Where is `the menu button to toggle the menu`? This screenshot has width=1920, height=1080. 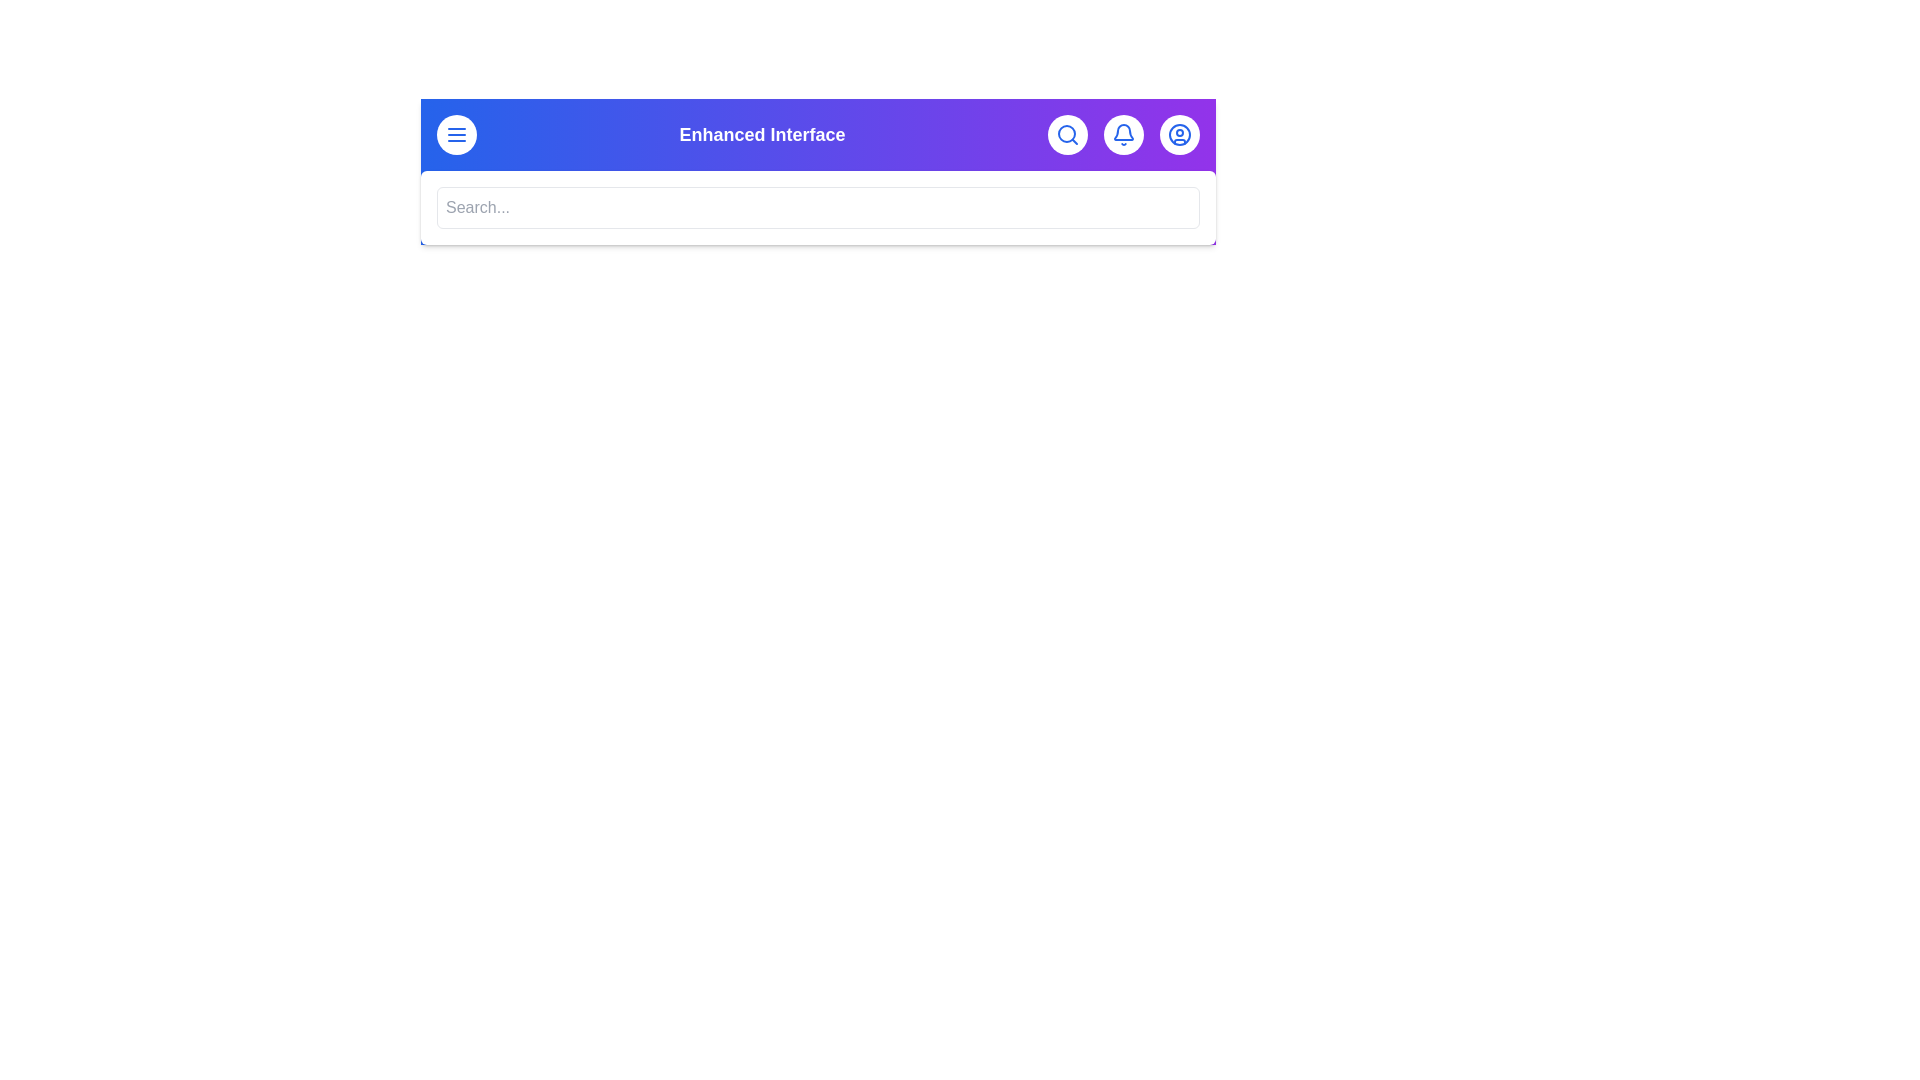
the menu button to toggle the menu is located at coordinates (455, 135).